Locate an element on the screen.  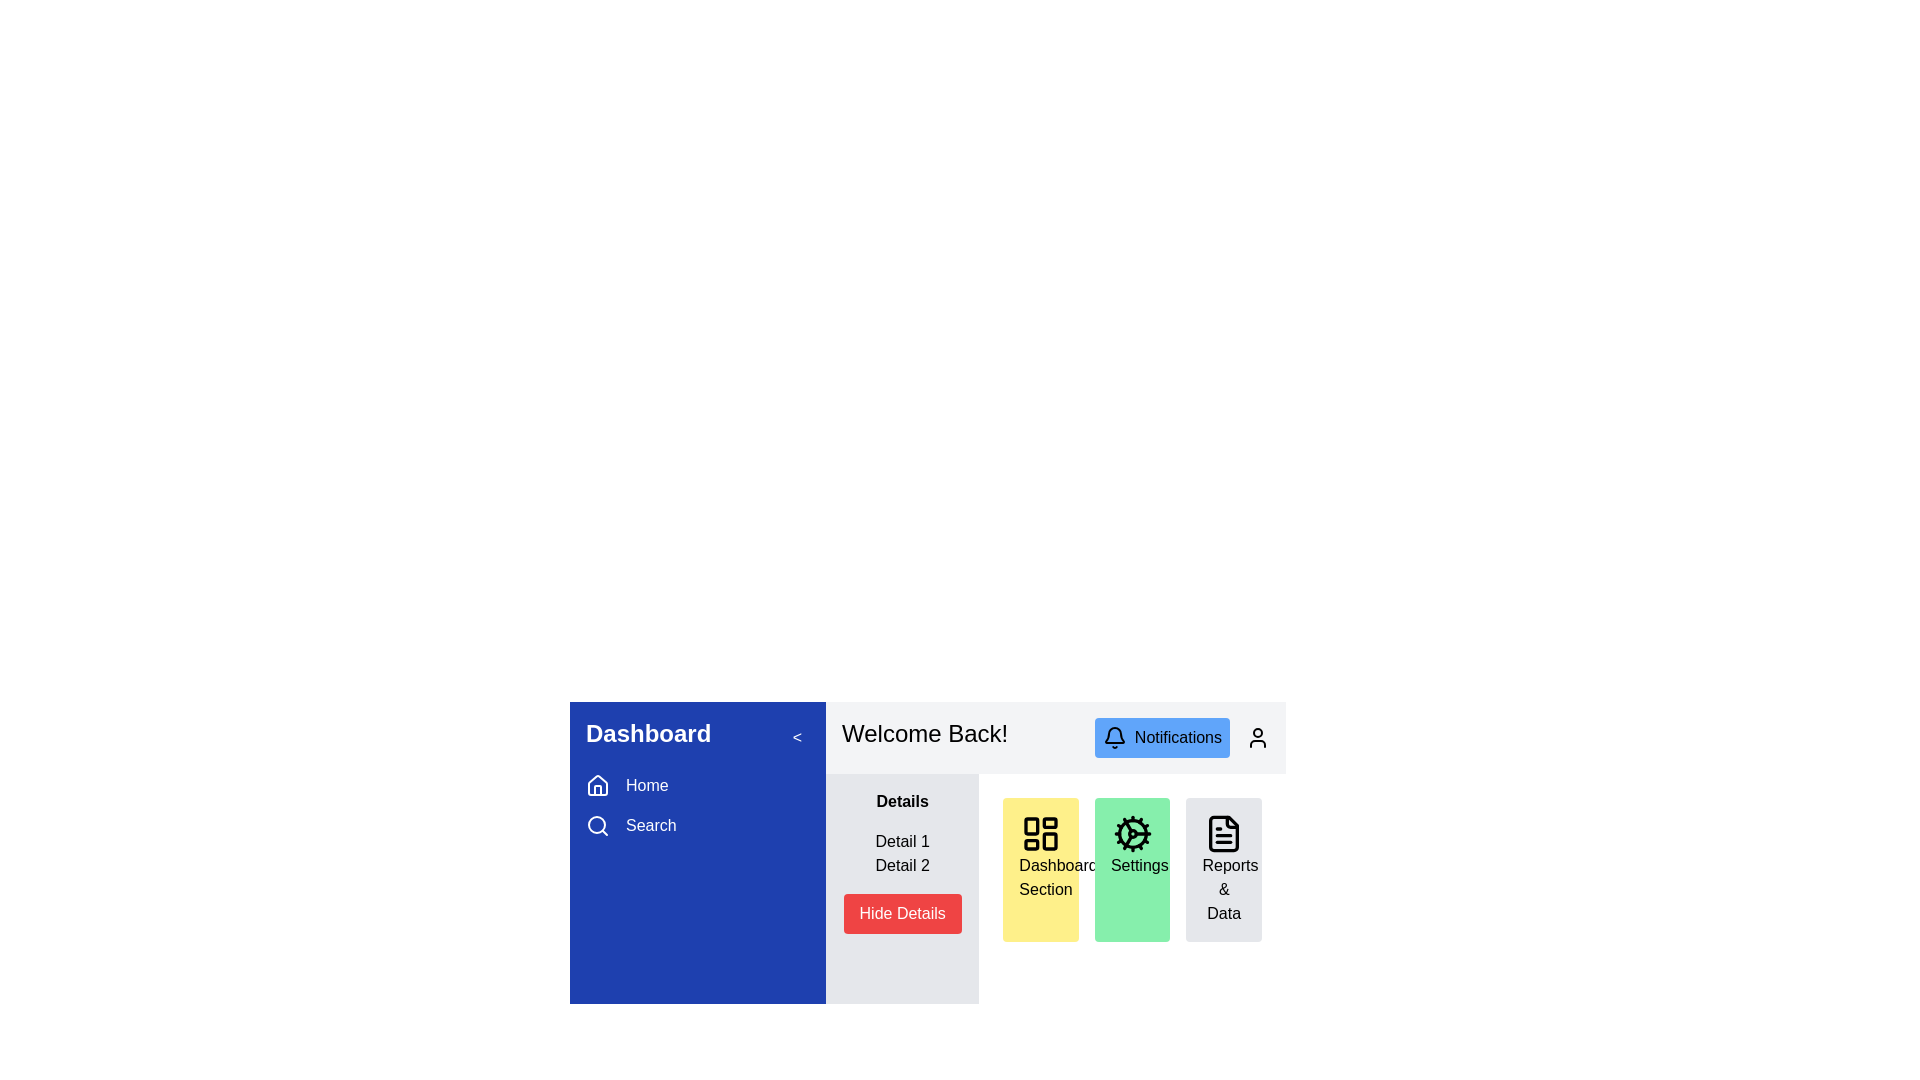
the text display component labeled 'Detail 2', which is styled in black font and aligned to the left with a light gray background, located in the second row of the 'Details' section is located at coordinates (901, 865).